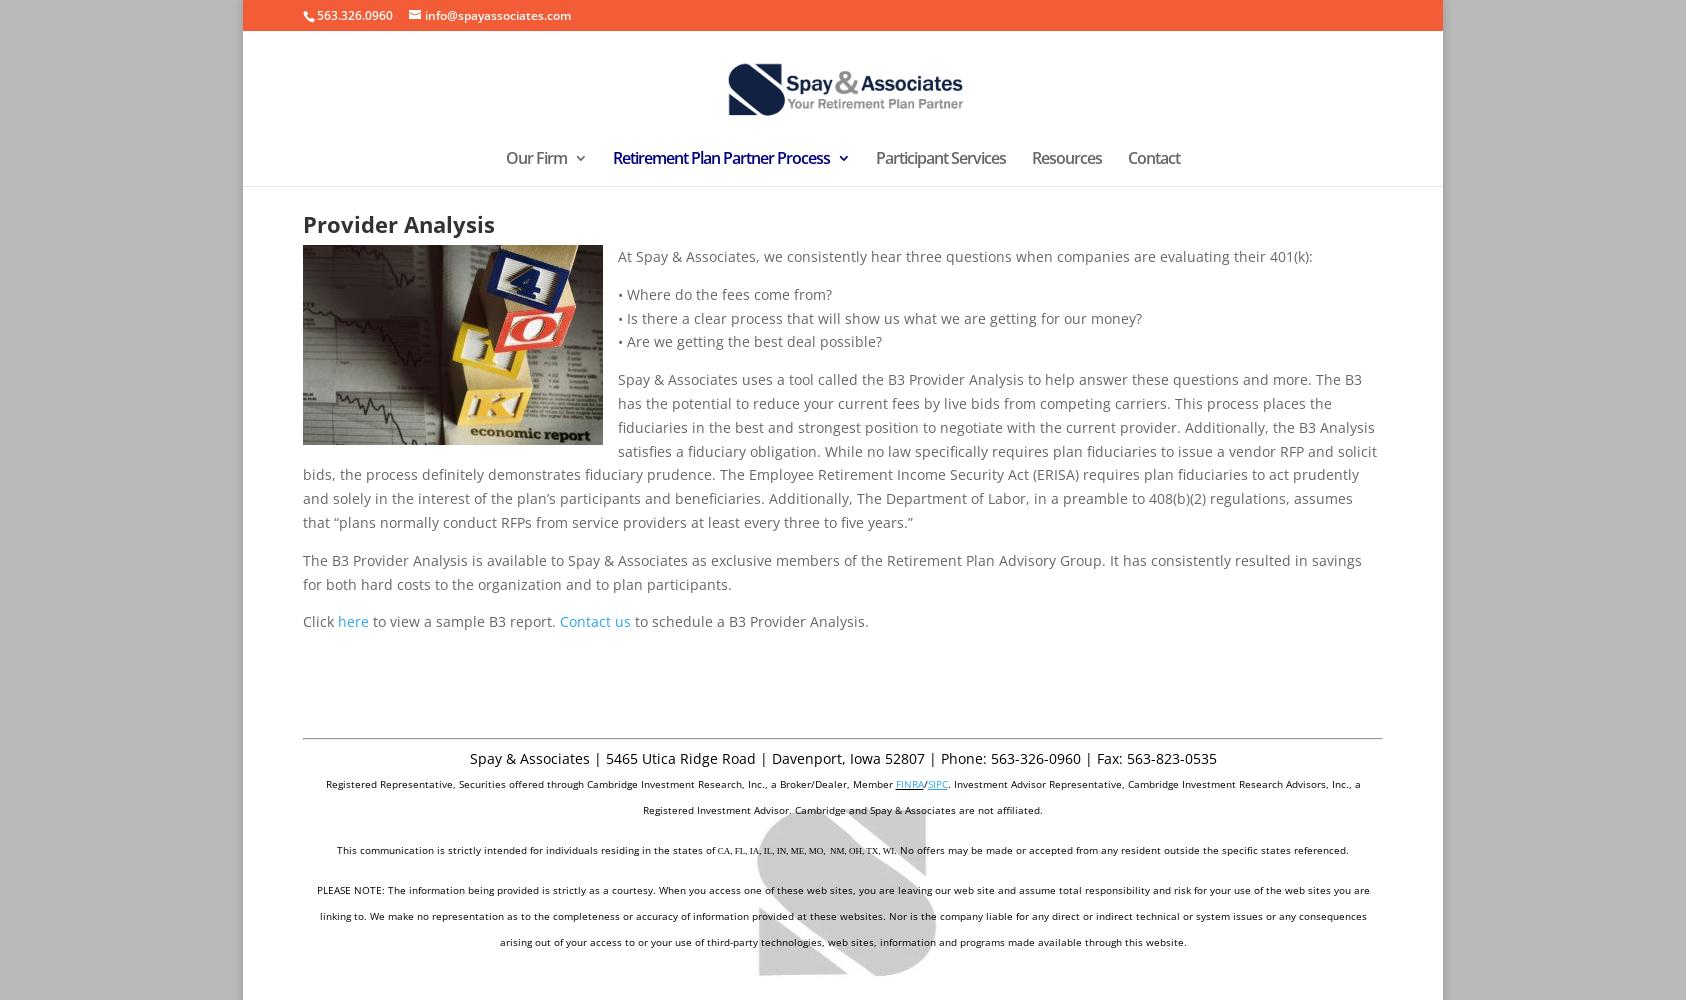 Image resolution: width=1686 pixels, height=1000 pixels. Describe the element at coordinates (839, 449) in the screenshot. I see `'Spay & Associates uses a tool called the B3 Provider Analysis to help answer these questions and more. The B3 has the potential to reduce your current fees by live bids from competing carriers. This process places the fiduciaries in the best and strongest position to negotiate with the current provider. Additionally, the B3 Analysis satisfies a fiduciary obligation. While no law specifically requires plan fiduciaries to issue a vendor RFP and solicit bids, the process definitely demonstrates fiduciary prudence. The Employee Retirement Income Security Act (ERISA) requires plan fiduciaries to act prudently and solely in the interest of the plan’s participants and beneficiaries. Additionally, The Department of Labor, in a preamble to 408(b)(2) regulations, assumes that “plans normally conduct RFPs from service providers at least every three to five years.”'` at that location.